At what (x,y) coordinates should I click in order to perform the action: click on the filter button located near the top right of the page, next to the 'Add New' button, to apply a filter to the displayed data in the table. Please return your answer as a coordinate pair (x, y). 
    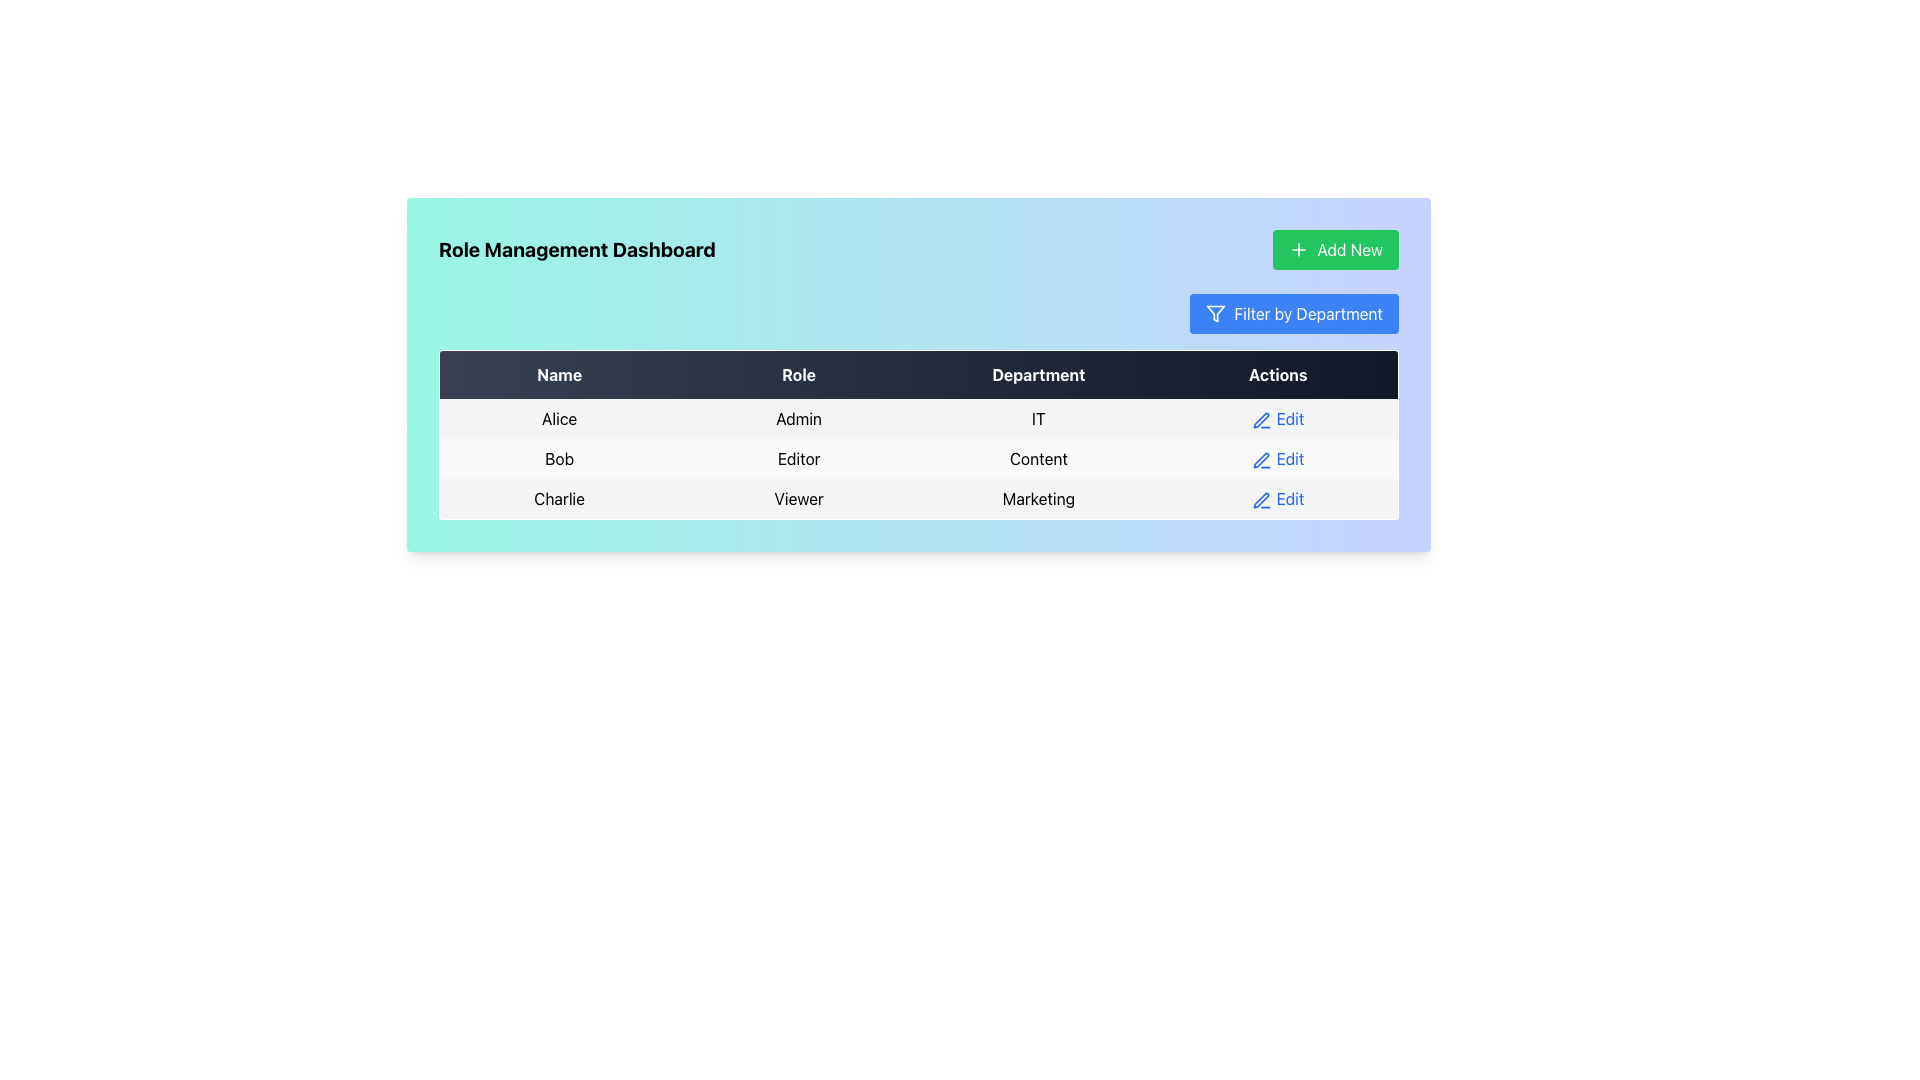
    Looking at the image, I should click on (1294, 313).